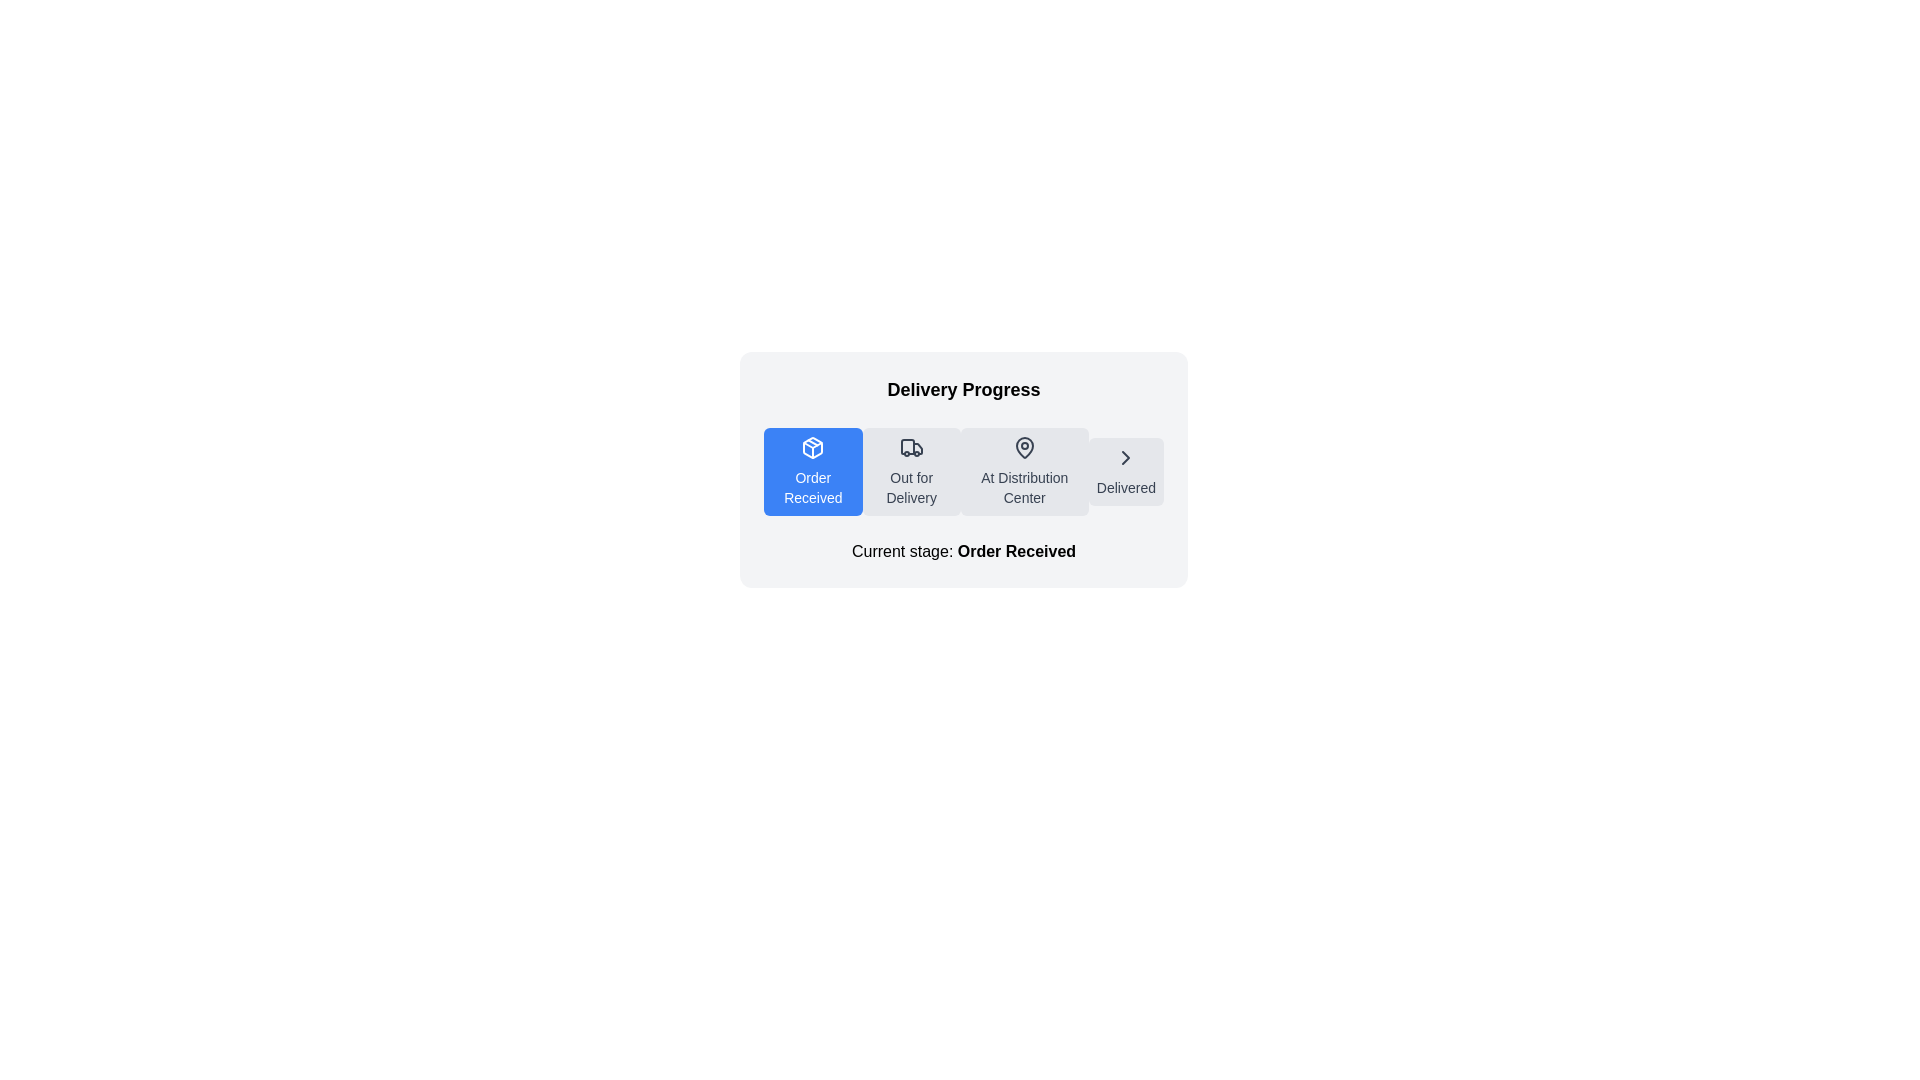 Image resolution: width=1920 pixels, height=1080 pixels. I want to click on the 'Order Received' icon, which represents the initial stage in the delivery process, located at the top of the button on the leftmost side of the delivery stages progression bar, so click(813, 446).